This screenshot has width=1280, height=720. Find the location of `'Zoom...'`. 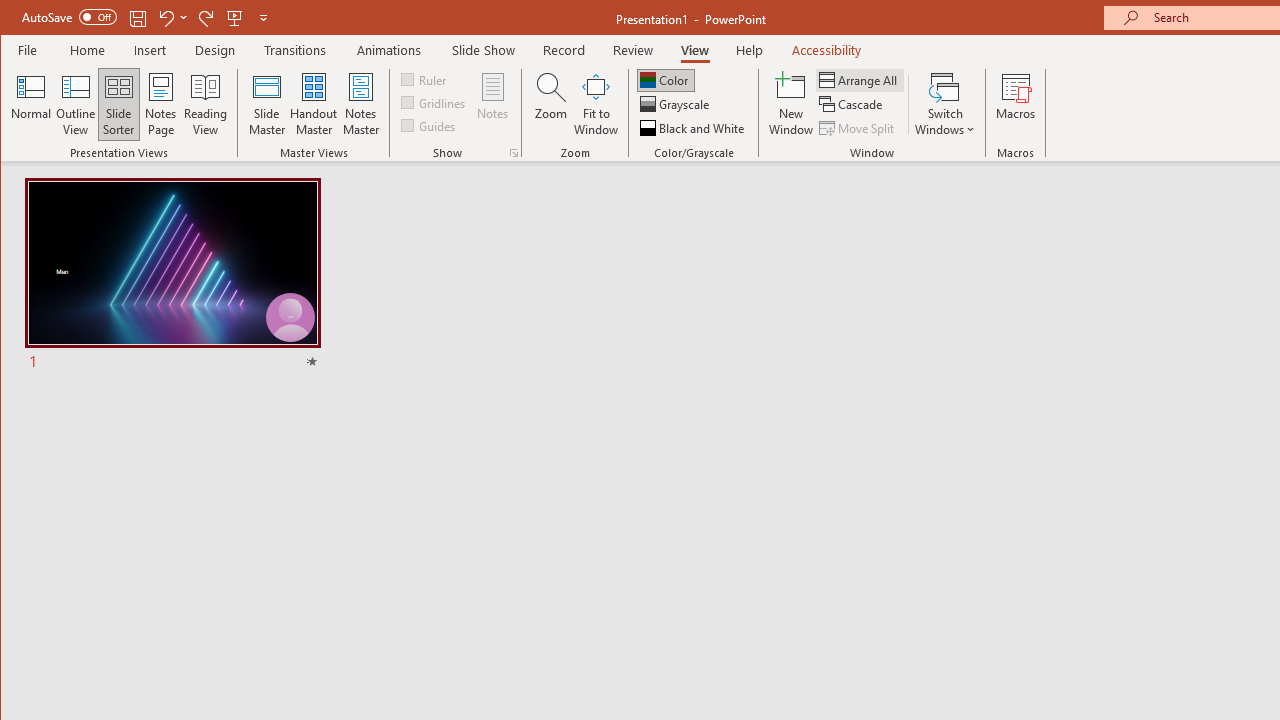

'Zoom...' is located at coordinates (551, 104).